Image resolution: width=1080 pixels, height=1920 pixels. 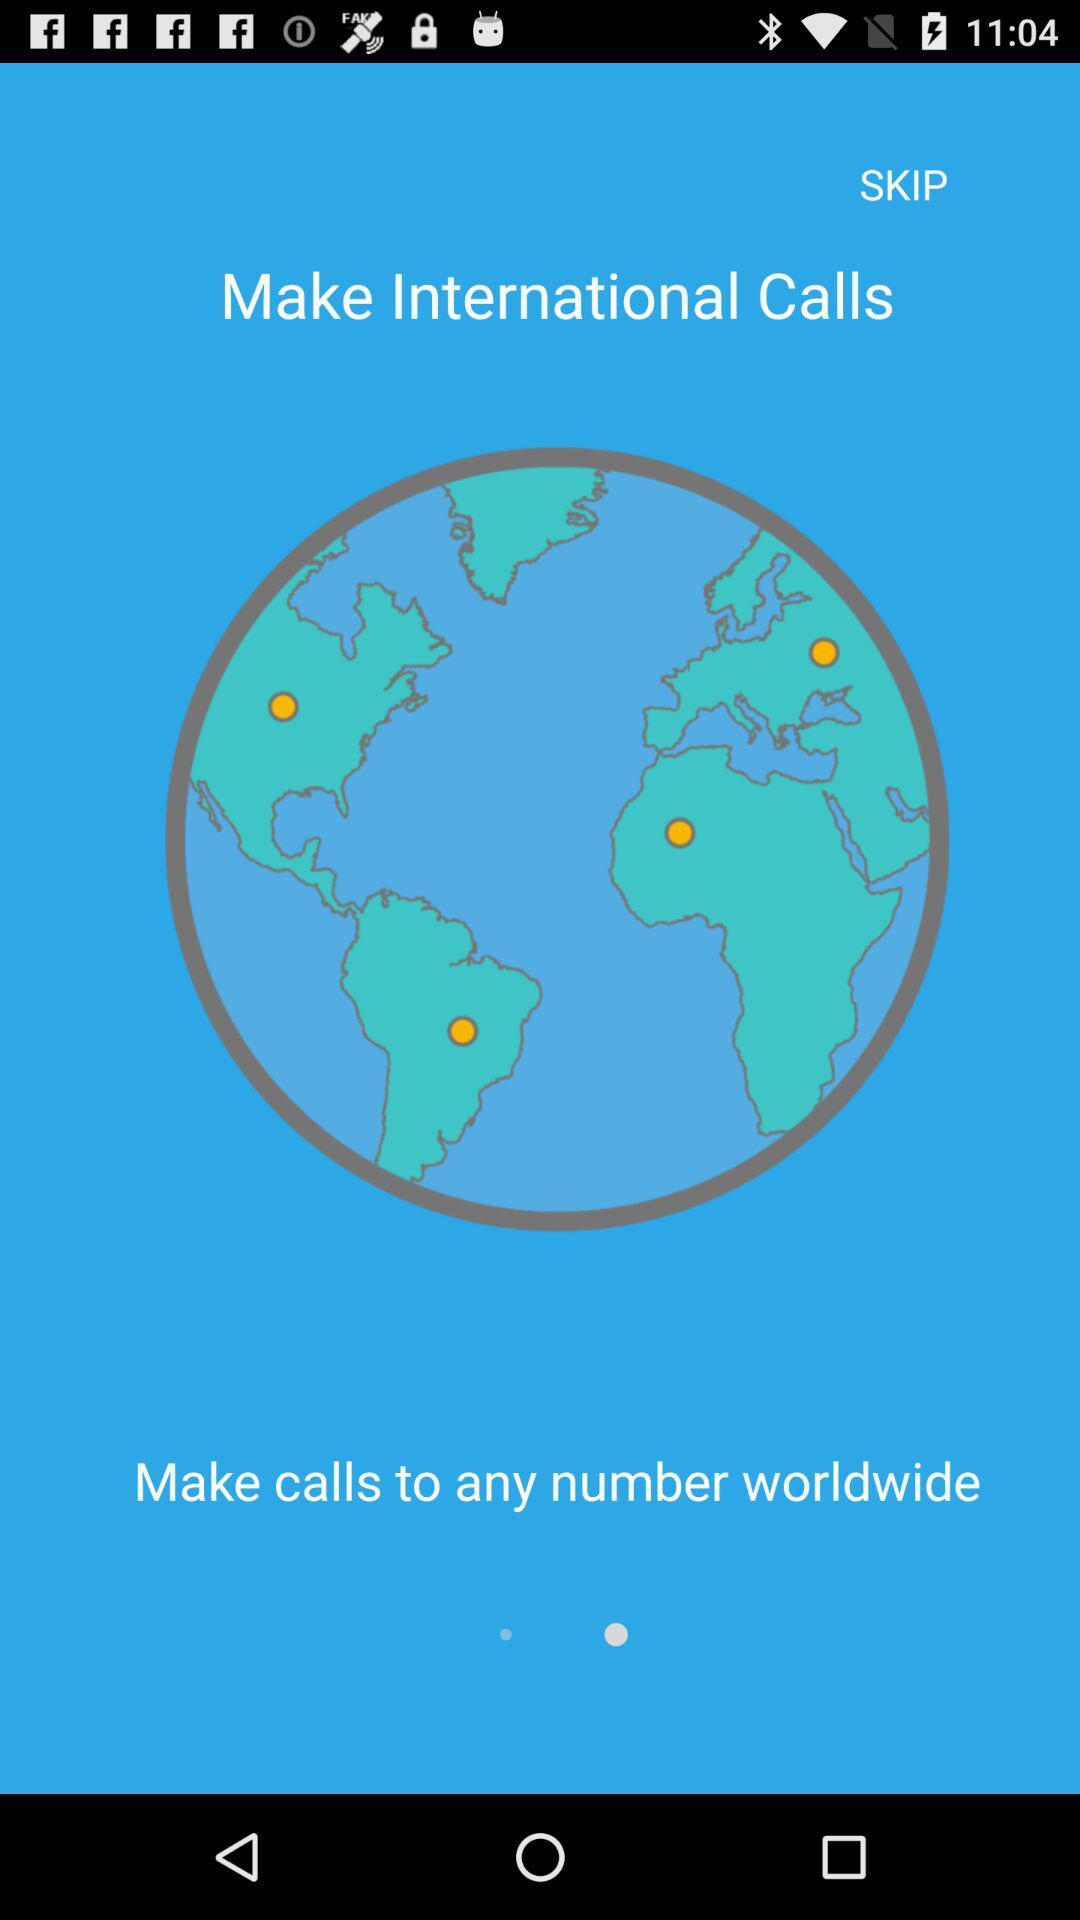 What do you see at coordinates (615, 1634) in the screenshot?
I see `indicating page two of two` at bounding box center [615, 1634].